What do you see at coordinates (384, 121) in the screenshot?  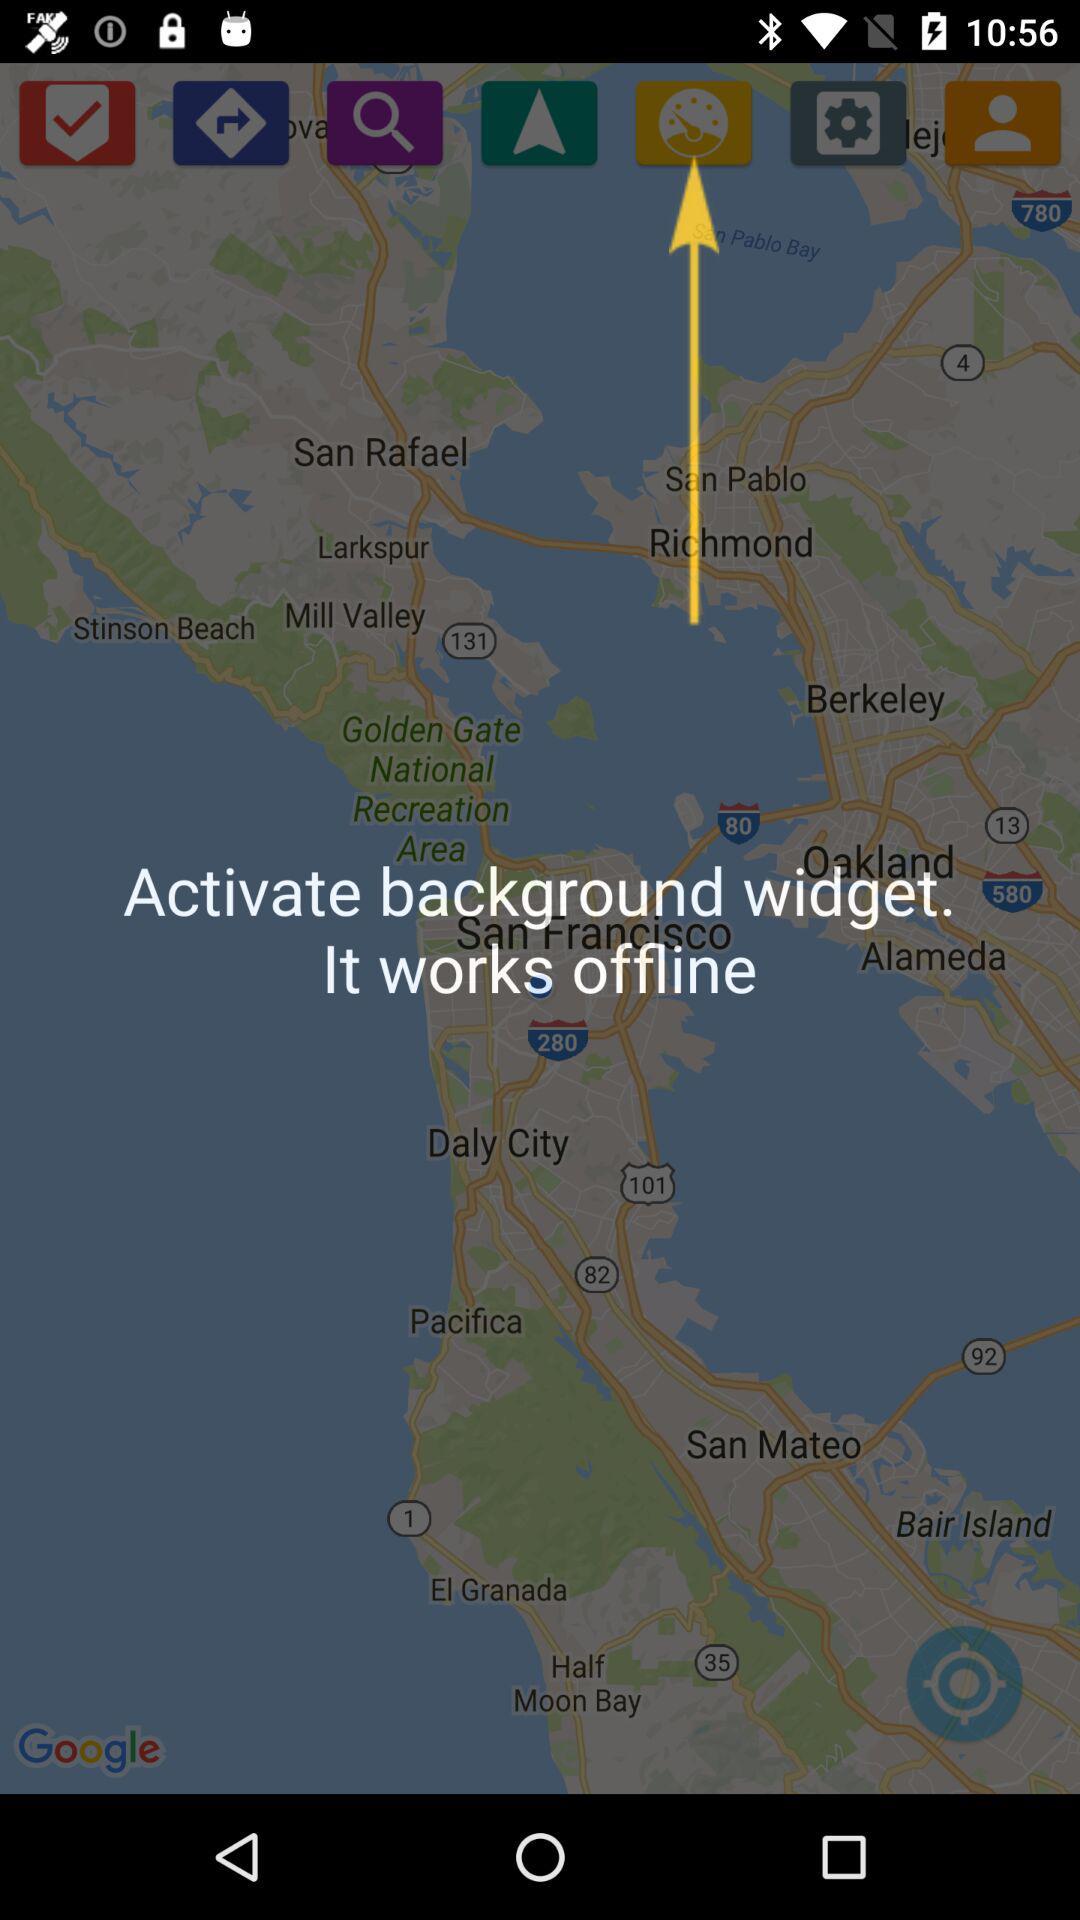 I see `starts a search` at bounding box center [384, 121].